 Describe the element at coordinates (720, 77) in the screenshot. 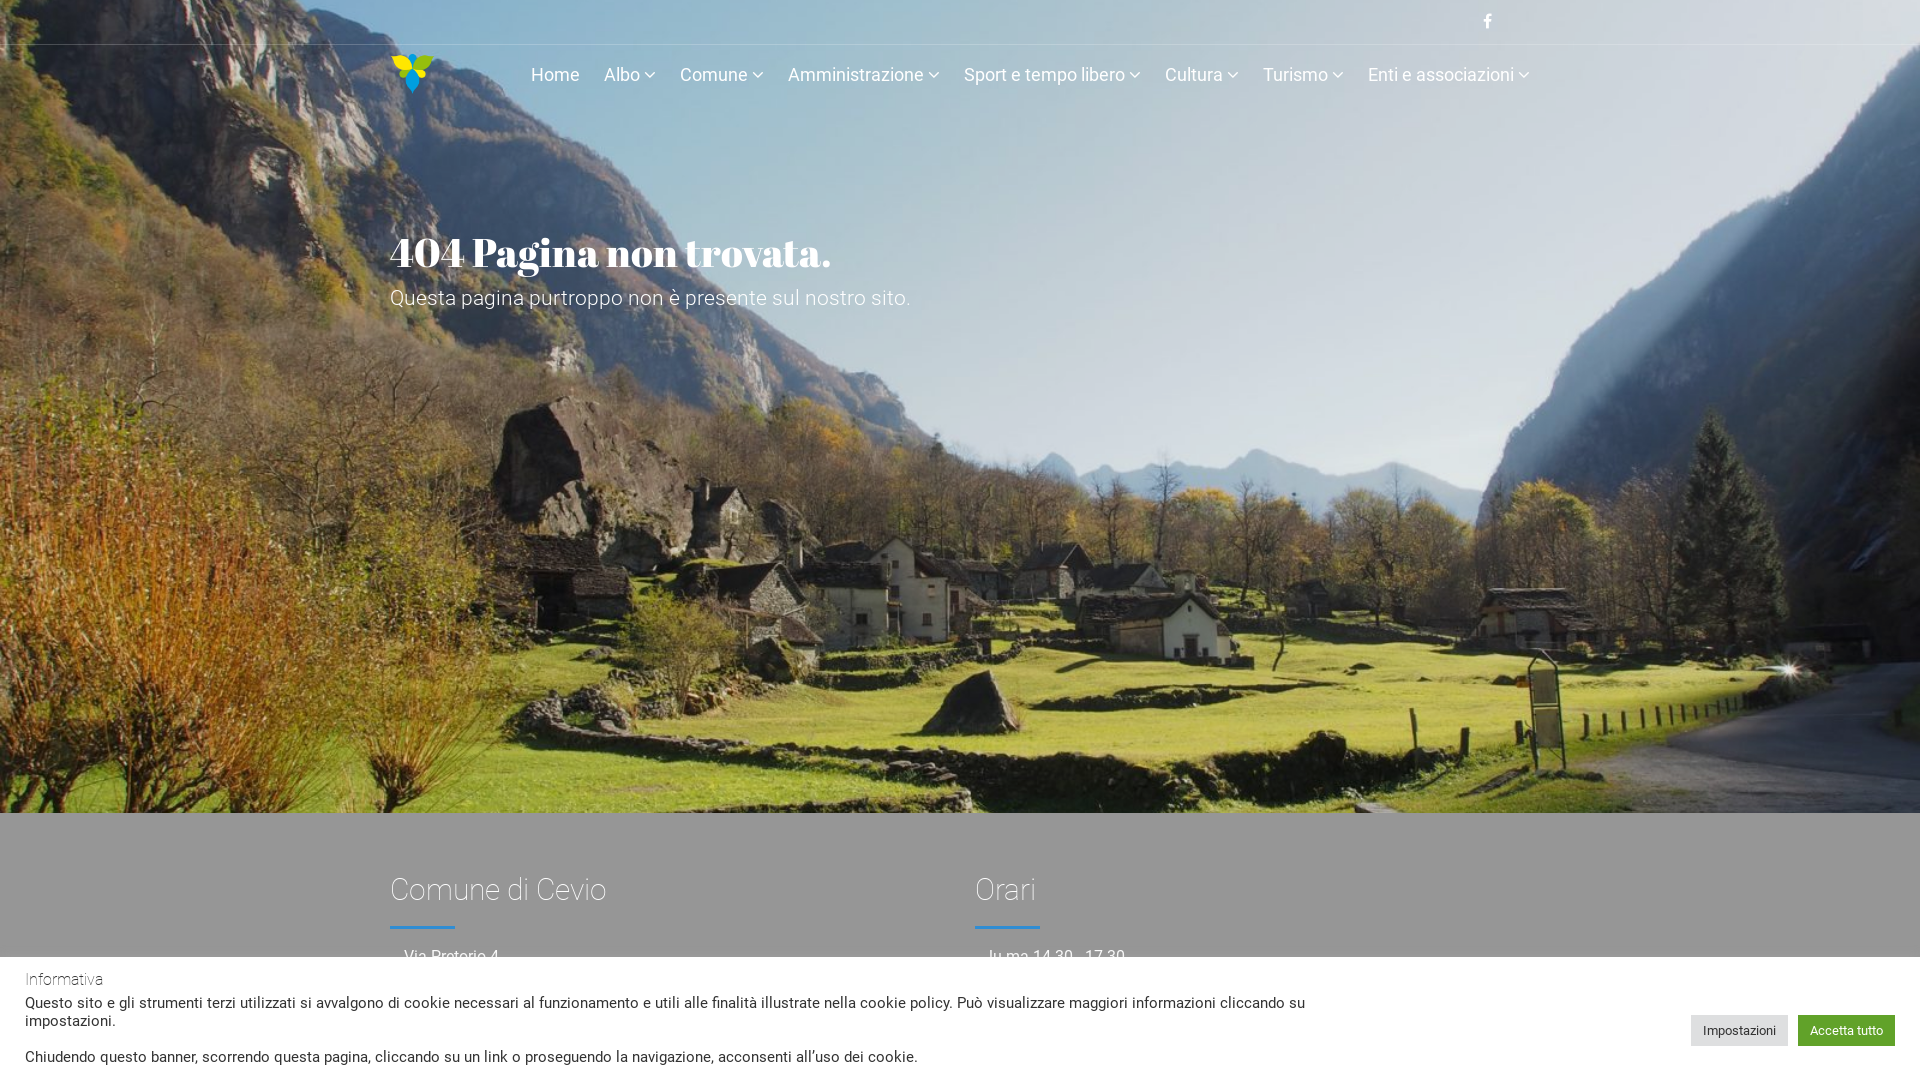

I see `'Comune'` at that location.